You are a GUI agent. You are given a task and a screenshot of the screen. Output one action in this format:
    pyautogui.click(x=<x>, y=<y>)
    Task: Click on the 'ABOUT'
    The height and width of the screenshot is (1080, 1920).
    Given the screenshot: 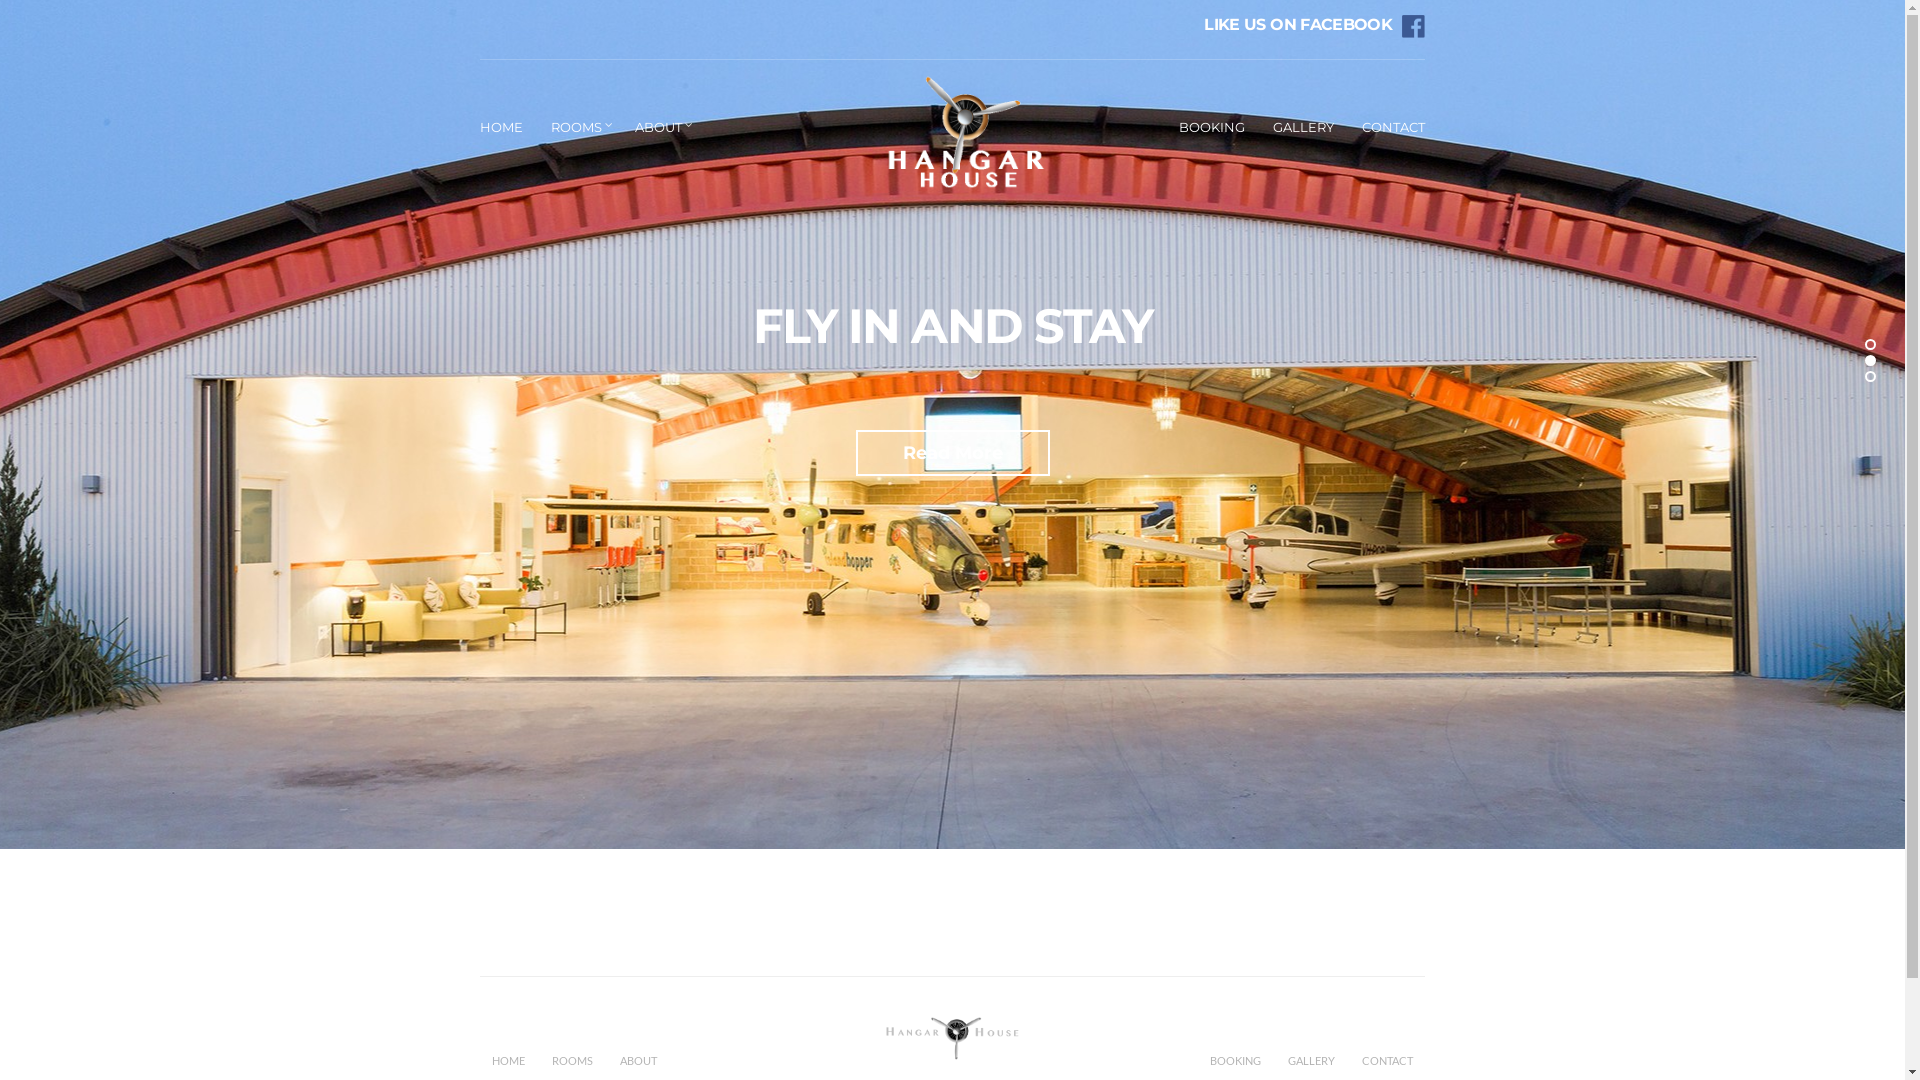 What is the action you would take?
    pyautogui.click(x=661, y=130)
    